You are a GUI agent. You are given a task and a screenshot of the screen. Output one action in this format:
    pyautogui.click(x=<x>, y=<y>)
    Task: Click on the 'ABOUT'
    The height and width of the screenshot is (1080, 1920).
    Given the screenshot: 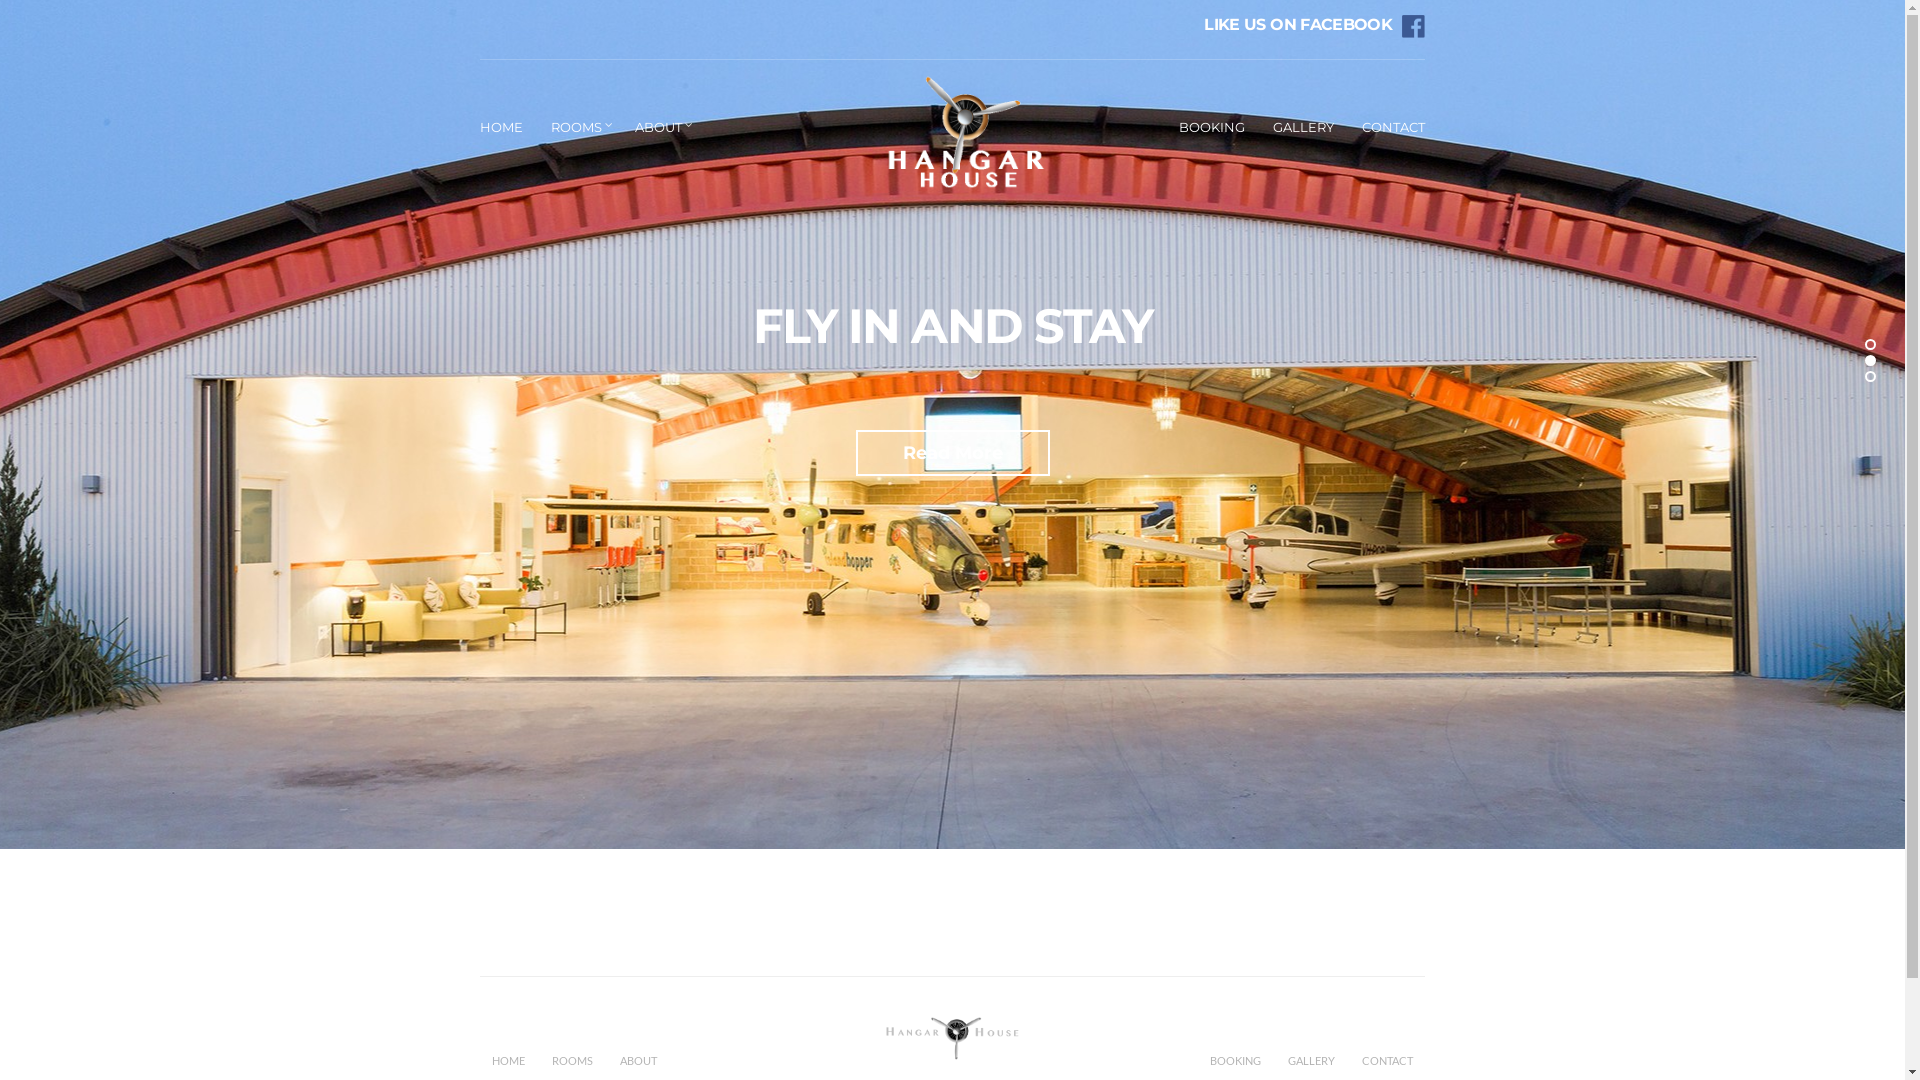 What is the action you would take?
    pyautogui.click(x=661, y=130)
    